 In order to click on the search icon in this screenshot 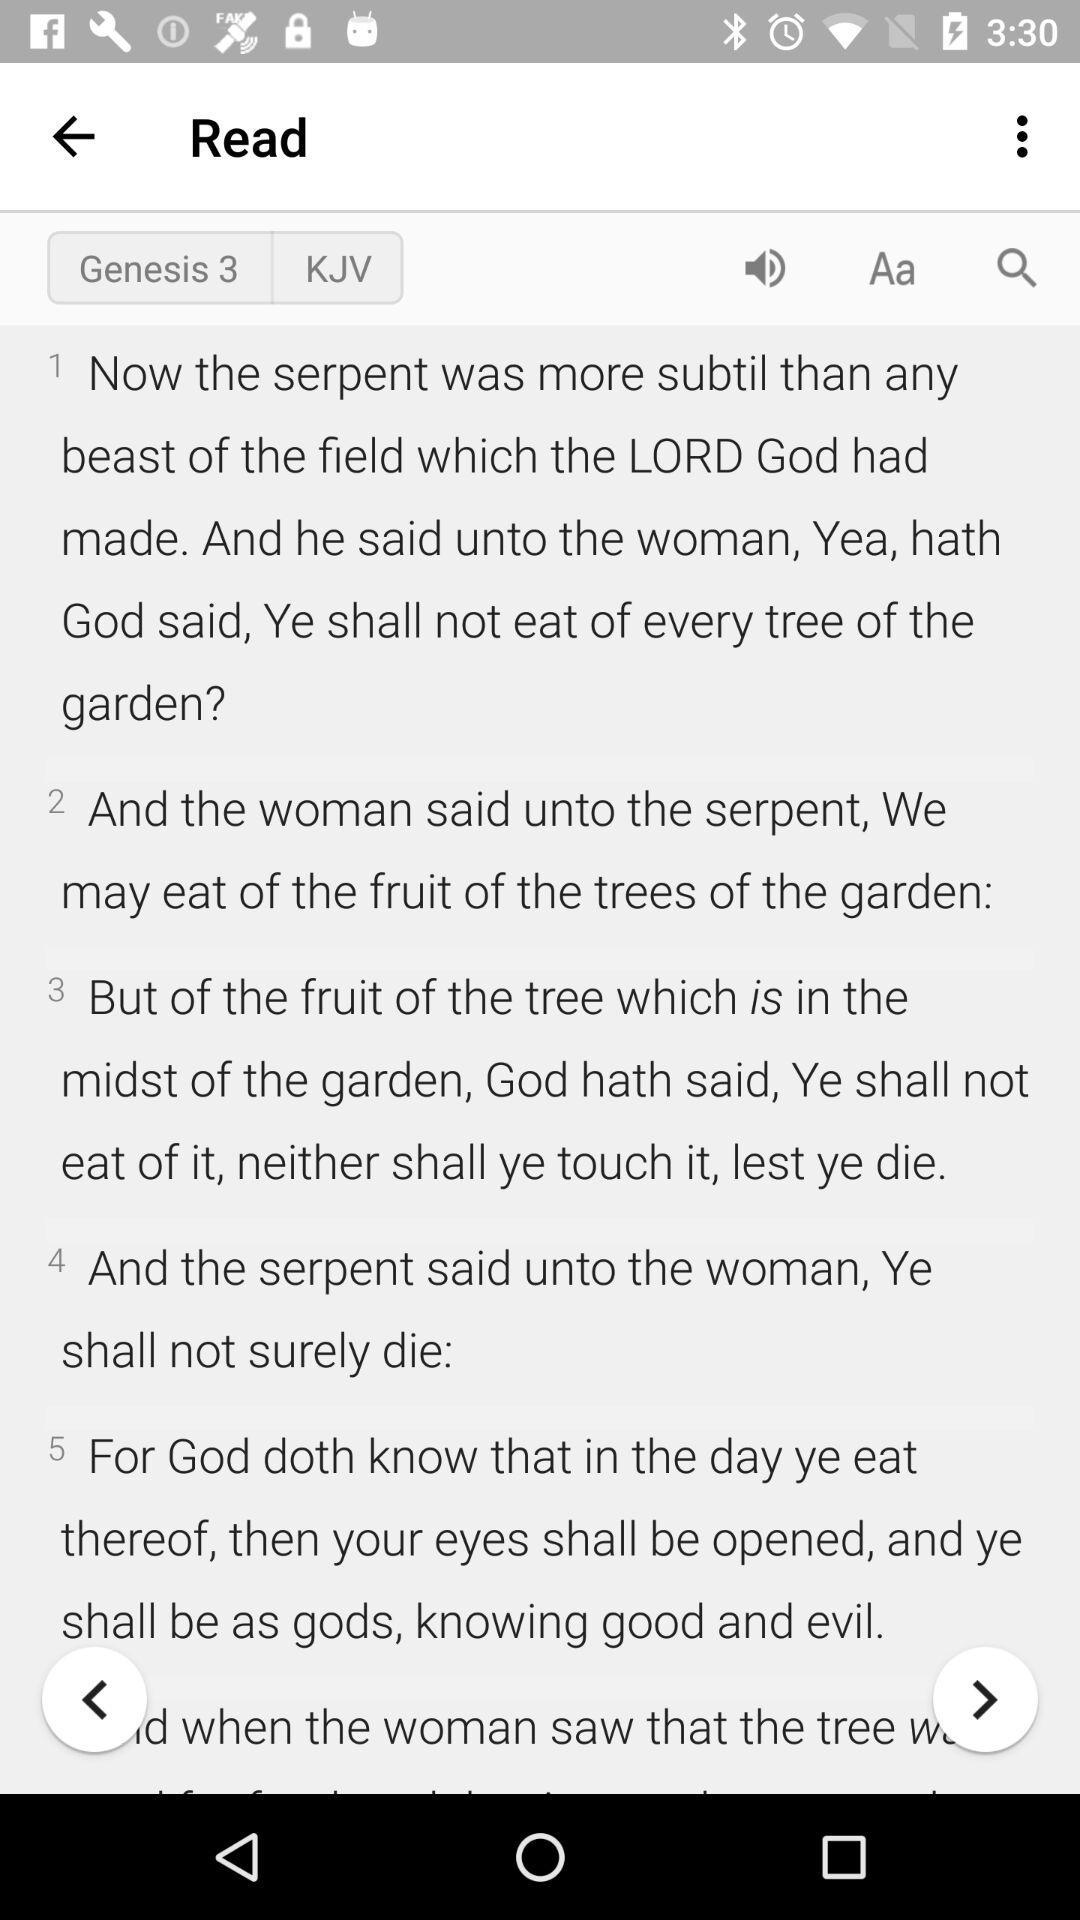, I will do `click(1017, 266)`.